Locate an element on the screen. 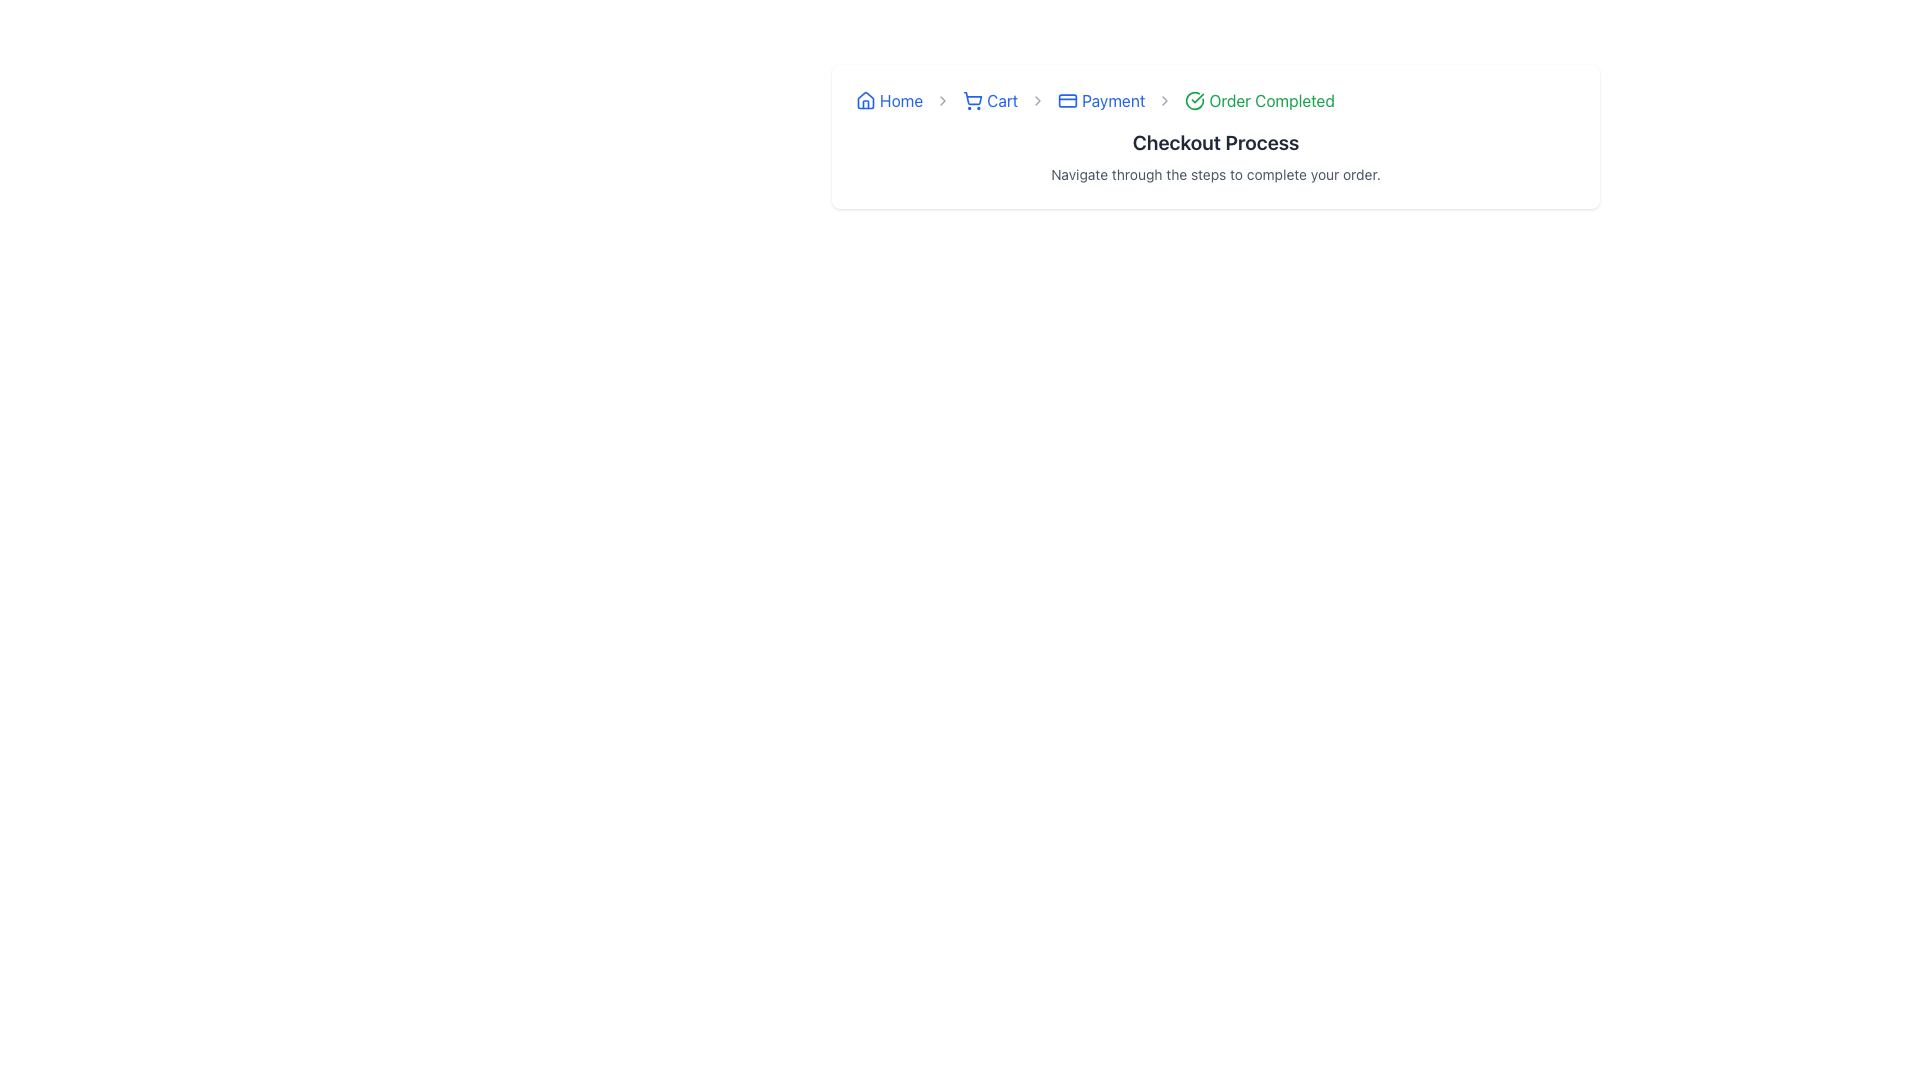  text of the completion indicator, which is the fourth item in the navigation sequence located near the top-right of the interface is located at coordinates (1259, 100).